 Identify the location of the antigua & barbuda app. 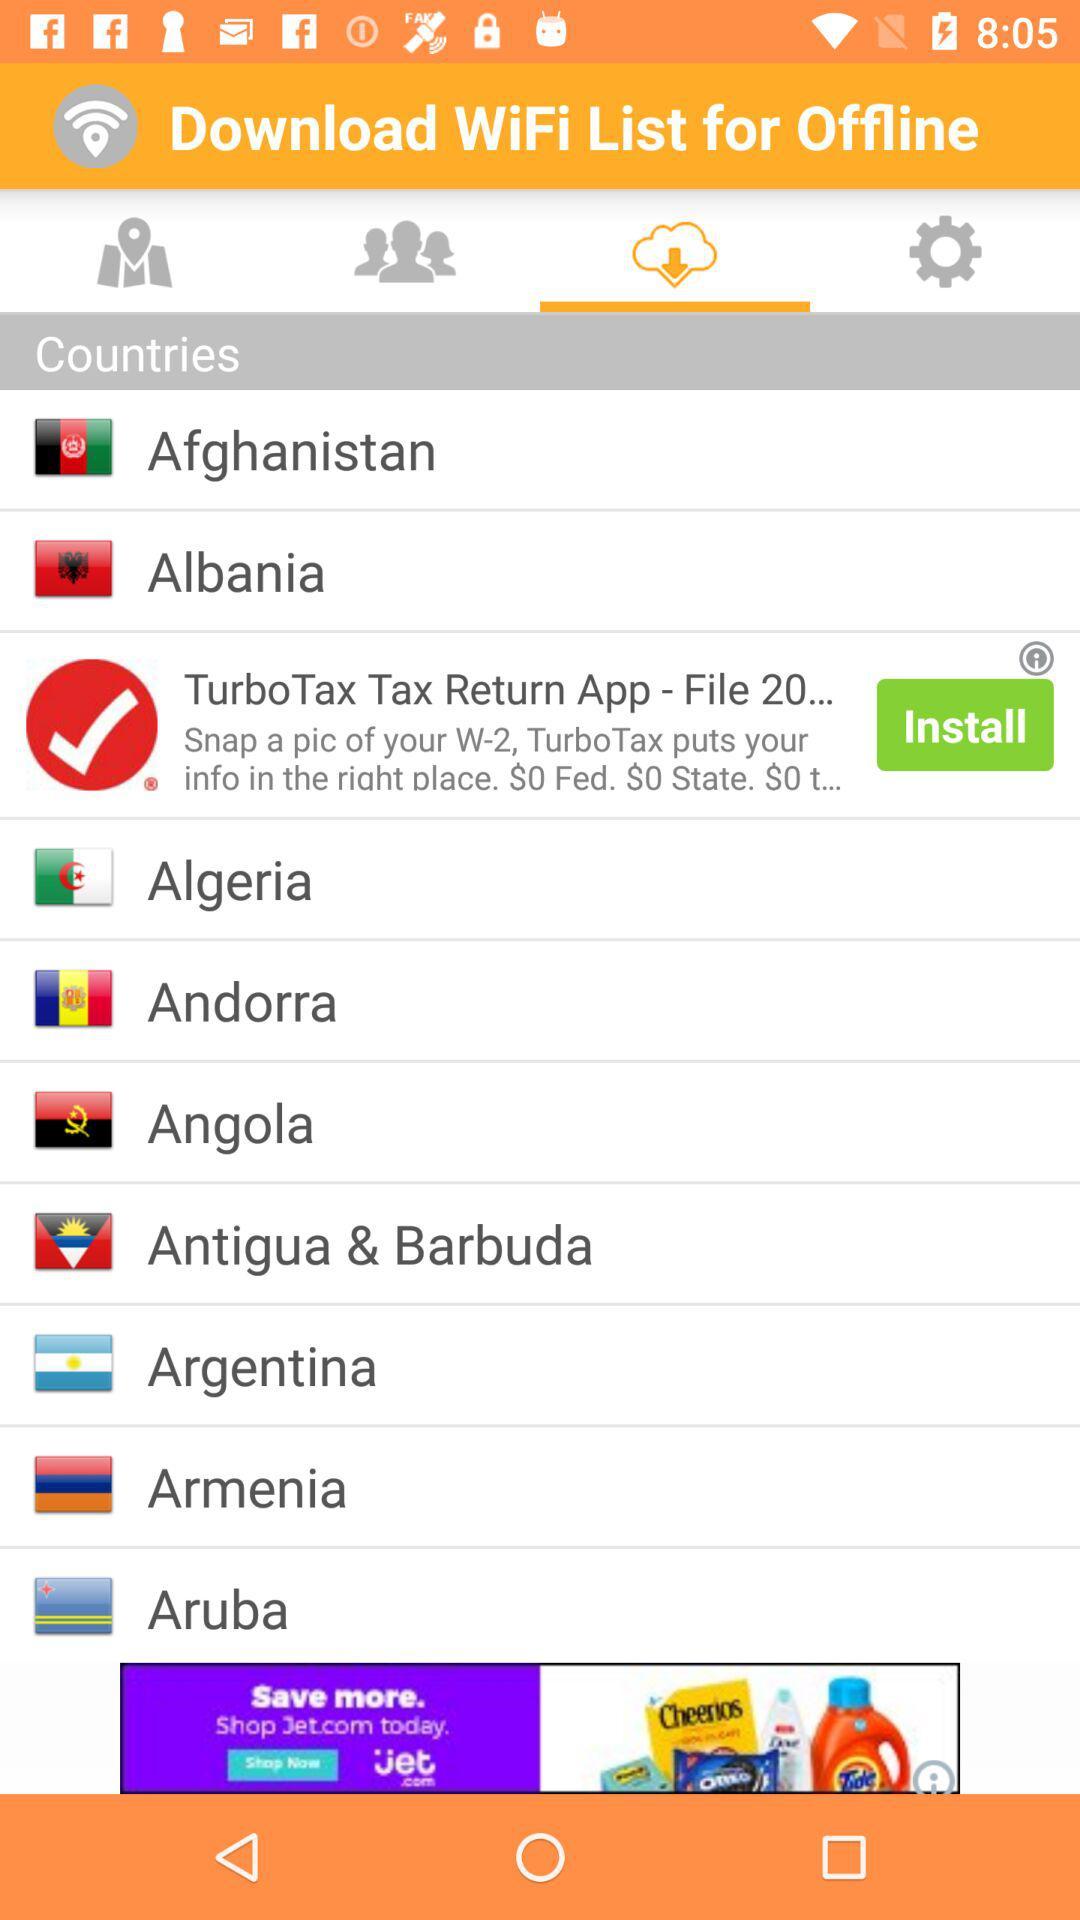
(386, 1242).